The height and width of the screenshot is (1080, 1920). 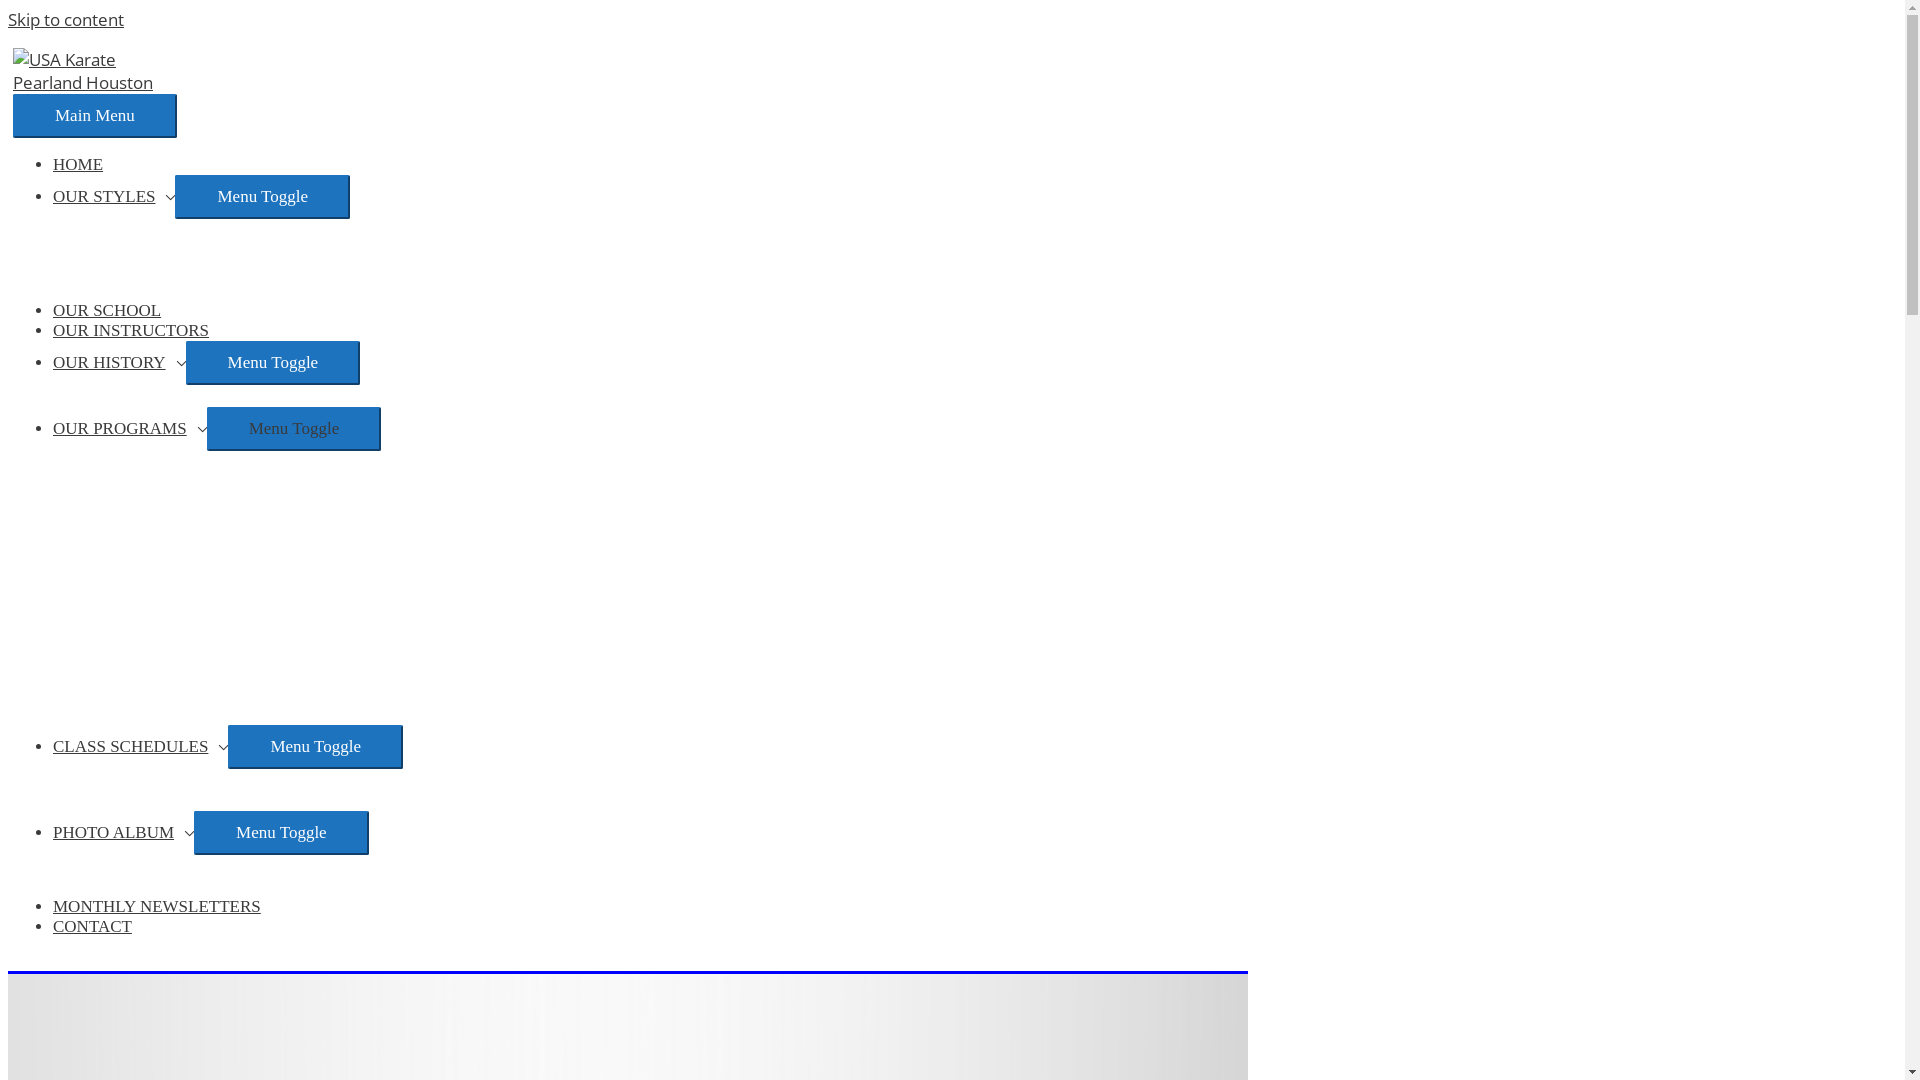 I want to click on 'OUR HISTORY', so click(x=118, y=362).